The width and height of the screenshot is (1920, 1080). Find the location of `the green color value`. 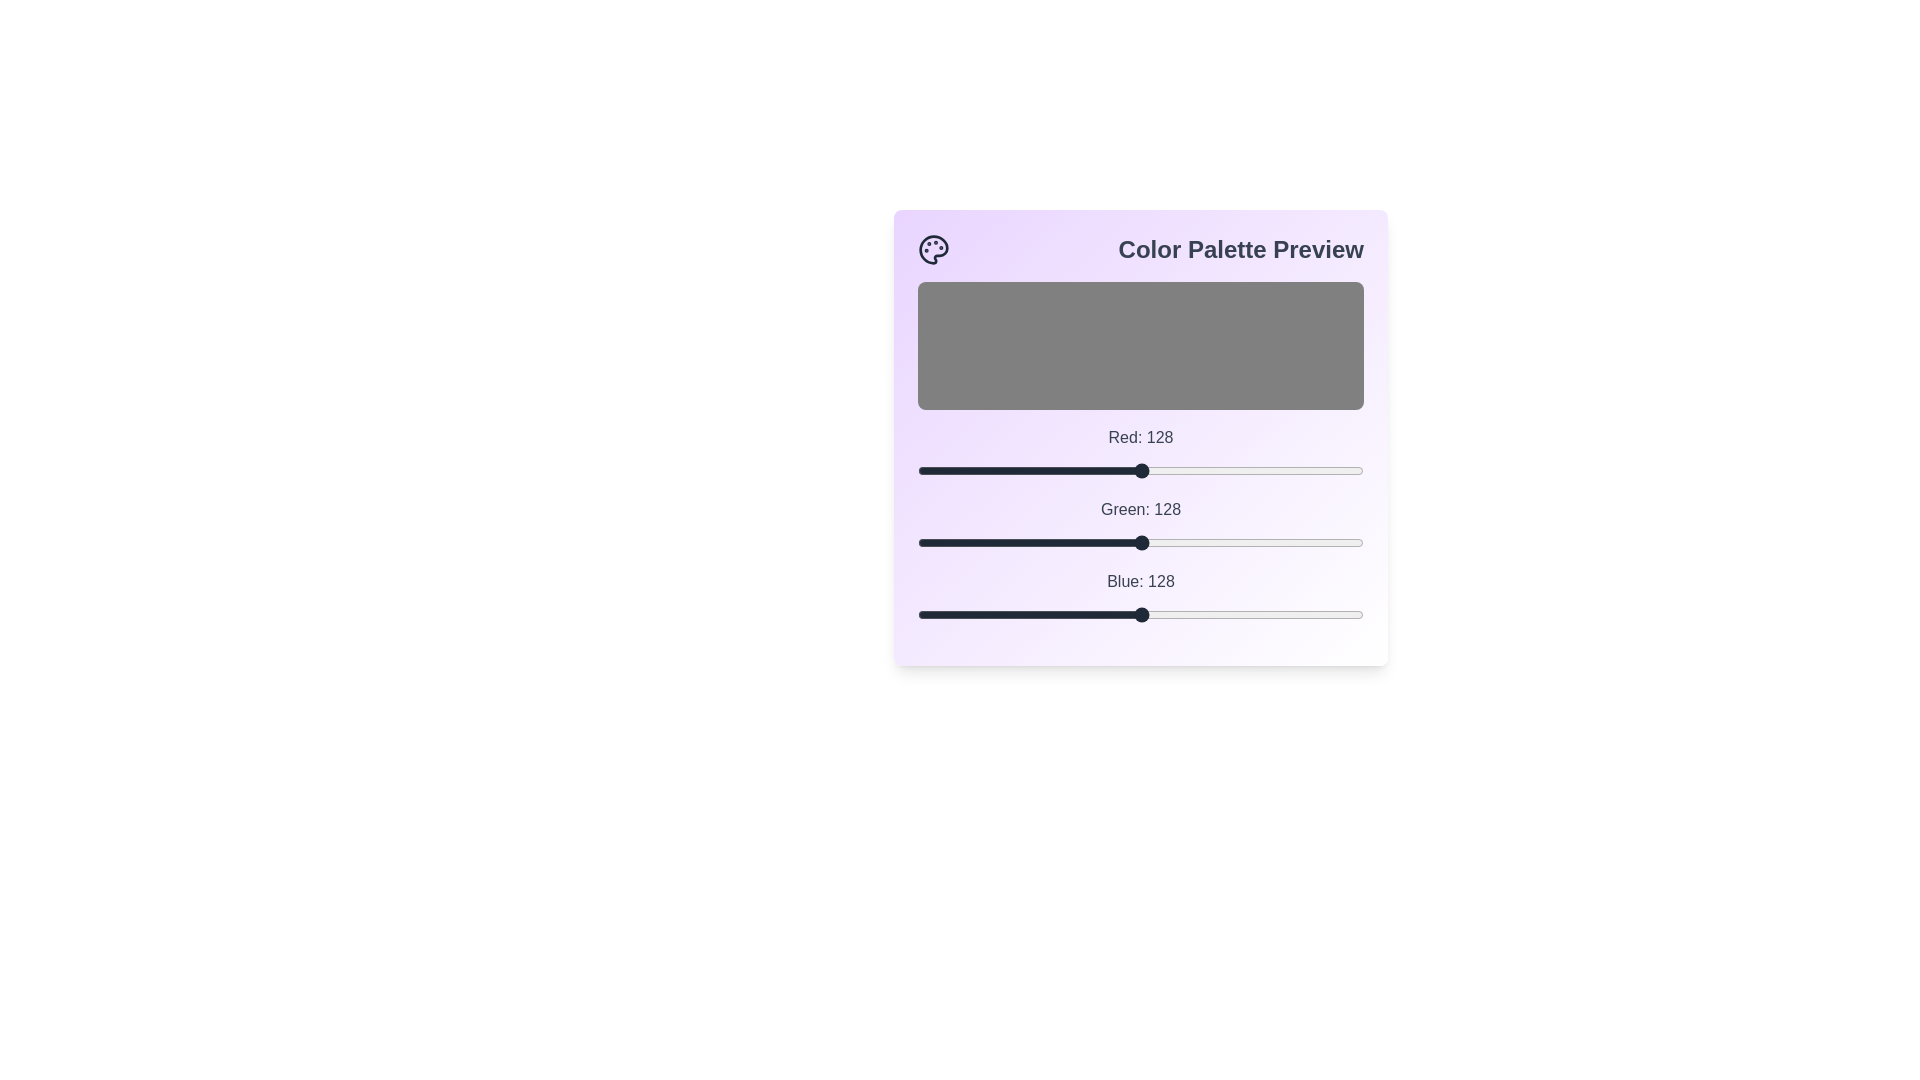

the green color value is located at coordinates (963, 543).